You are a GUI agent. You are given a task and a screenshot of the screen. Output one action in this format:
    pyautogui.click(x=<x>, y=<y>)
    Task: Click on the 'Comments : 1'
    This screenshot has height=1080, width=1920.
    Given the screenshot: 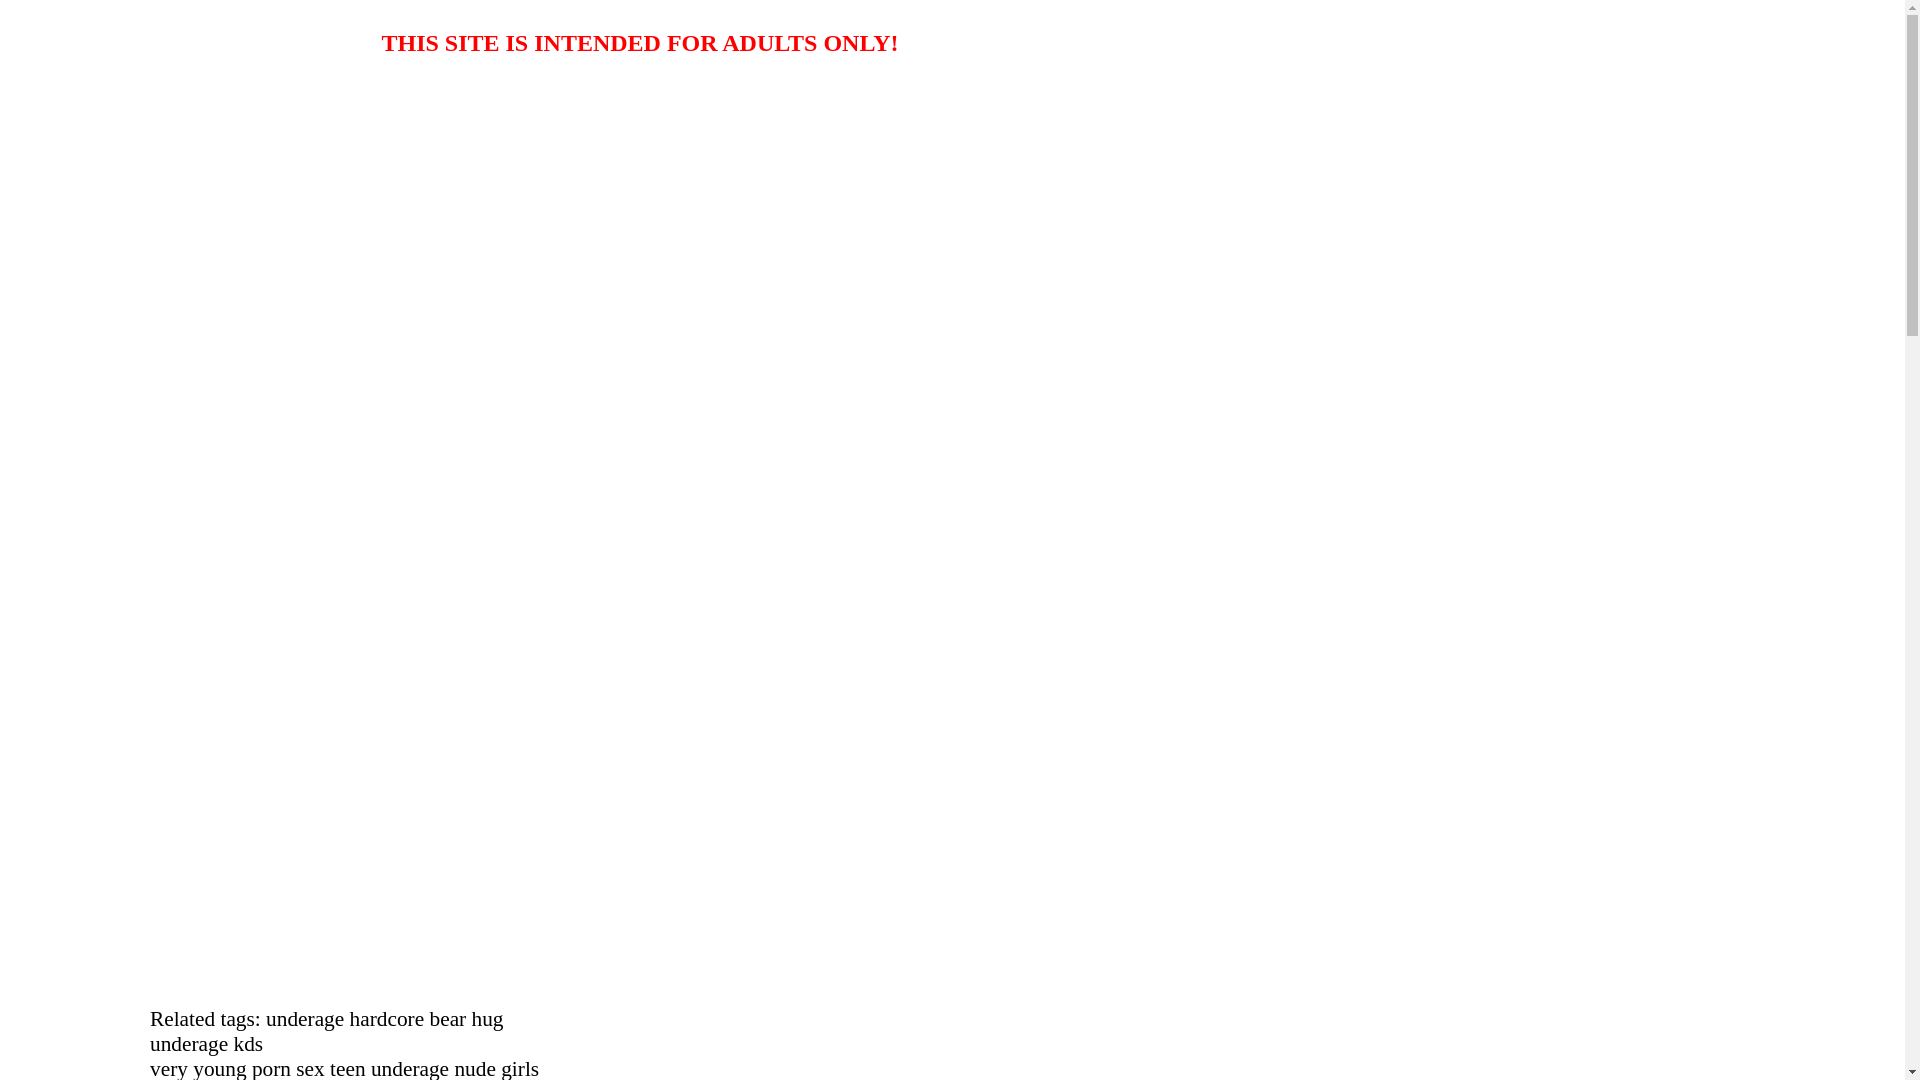 What is the action you would take?
    pyautogui.click(x=91, y=170)
    